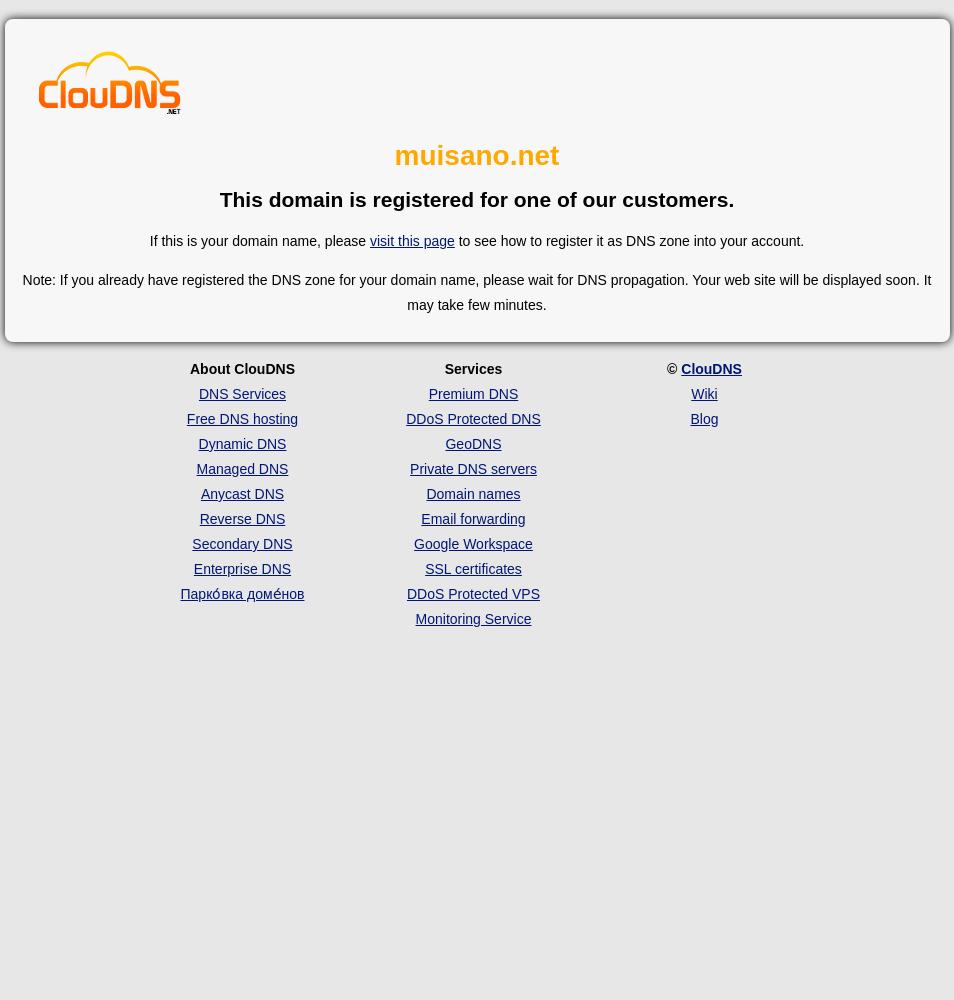 Image resolution: width=954 pixels, height=1000 pixels. I want to click on 'Dynamic DNS', so click(242, 442).